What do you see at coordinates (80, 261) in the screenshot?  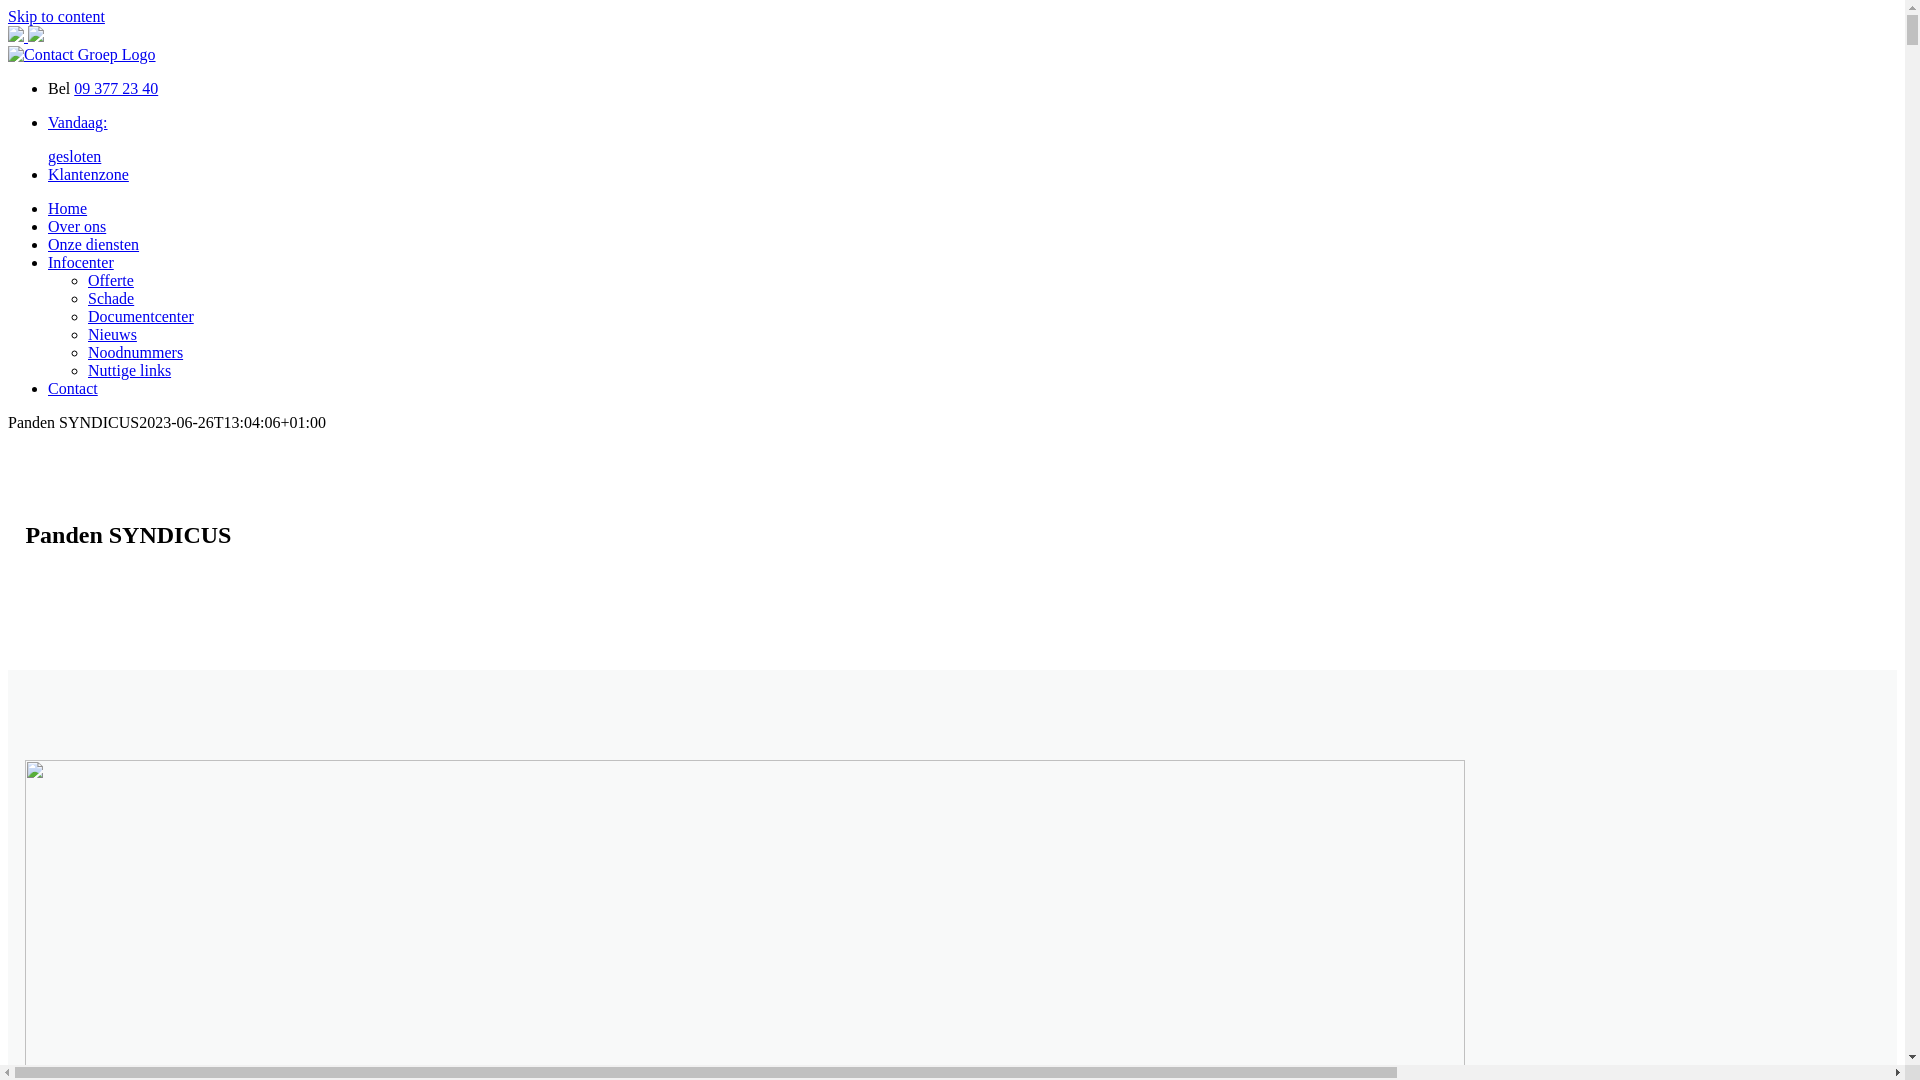 I see `'Infocenter'` at bounding box center [80, 261].